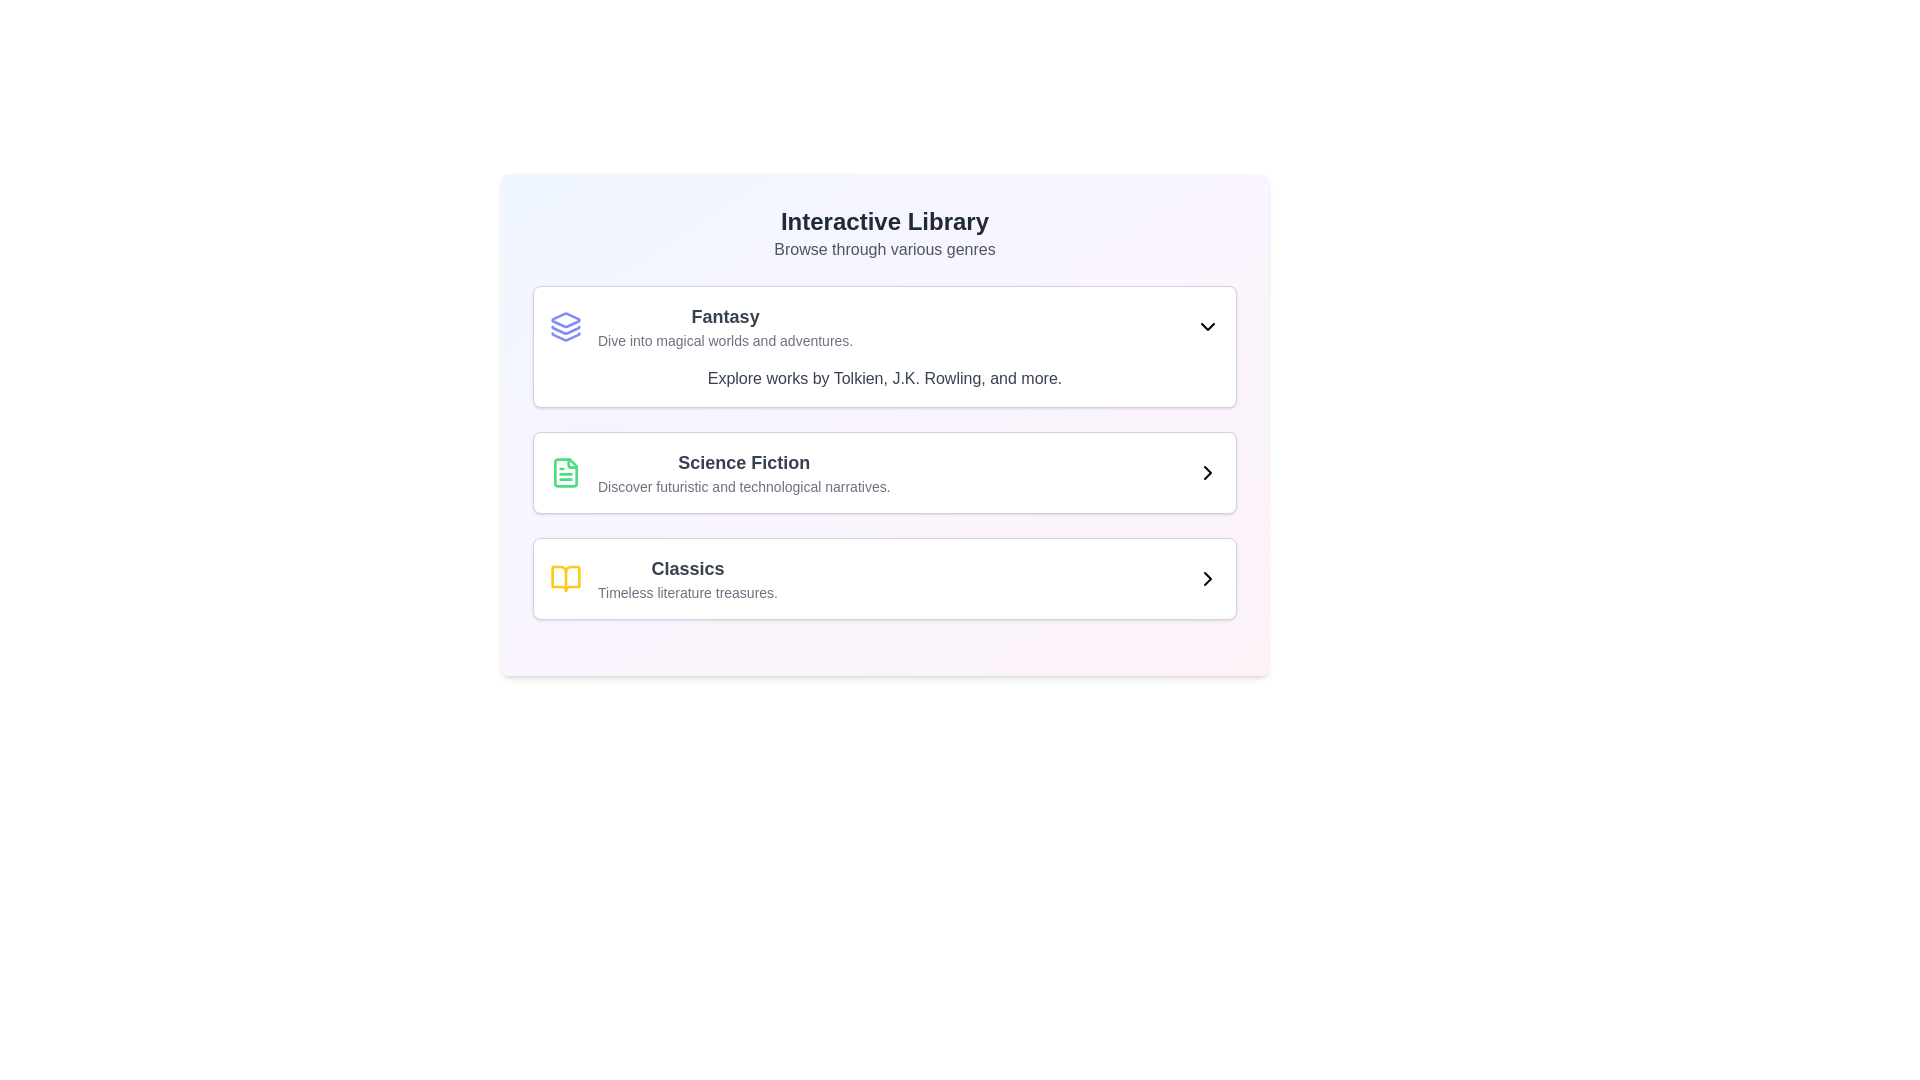  I want to click on the text label reading 'Timeless literature treasures.' which is located beneath the heading 'Classics' in a list format, so click(687, 592).